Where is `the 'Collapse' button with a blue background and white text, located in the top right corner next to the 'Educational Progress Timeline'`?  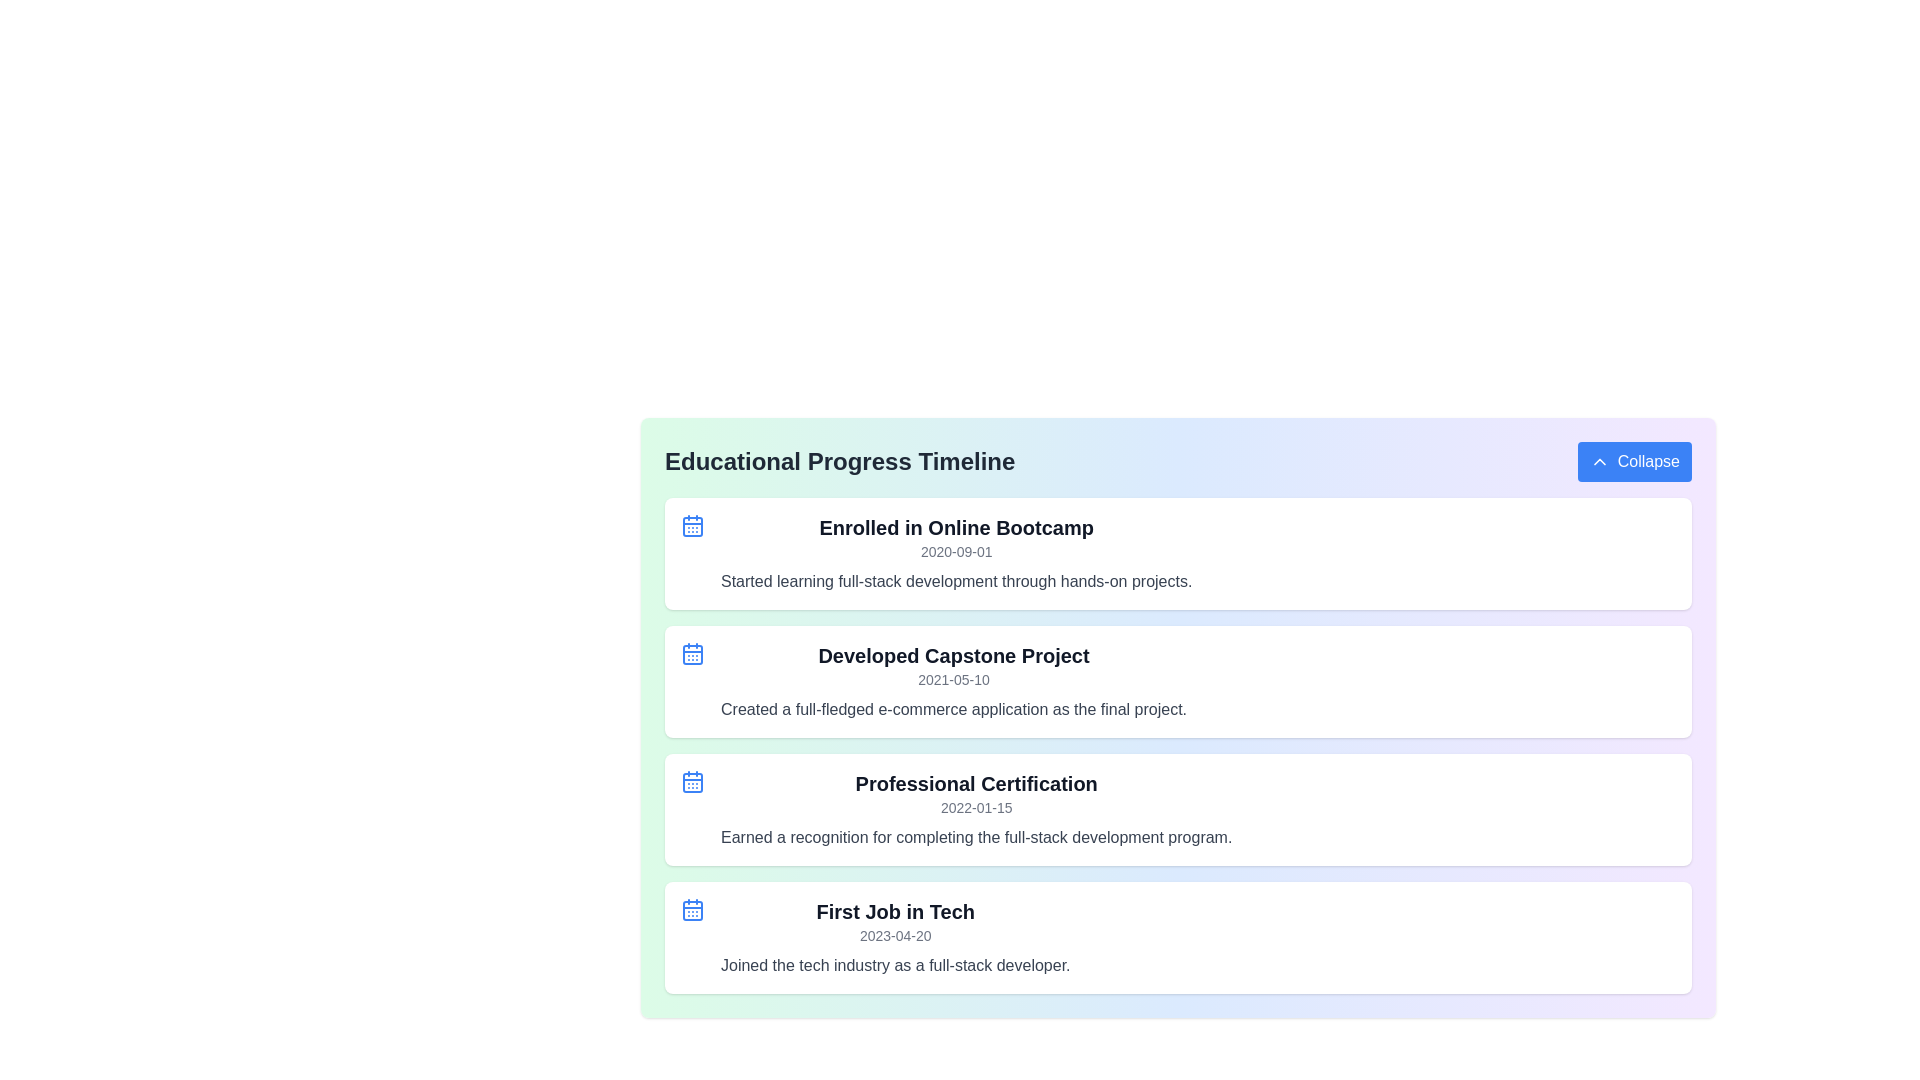 the 'Collapse' button with a blue background and white text, located in the top right corner next to the 'Educational Progress Timeline' is located at coordinates (1634, 462).